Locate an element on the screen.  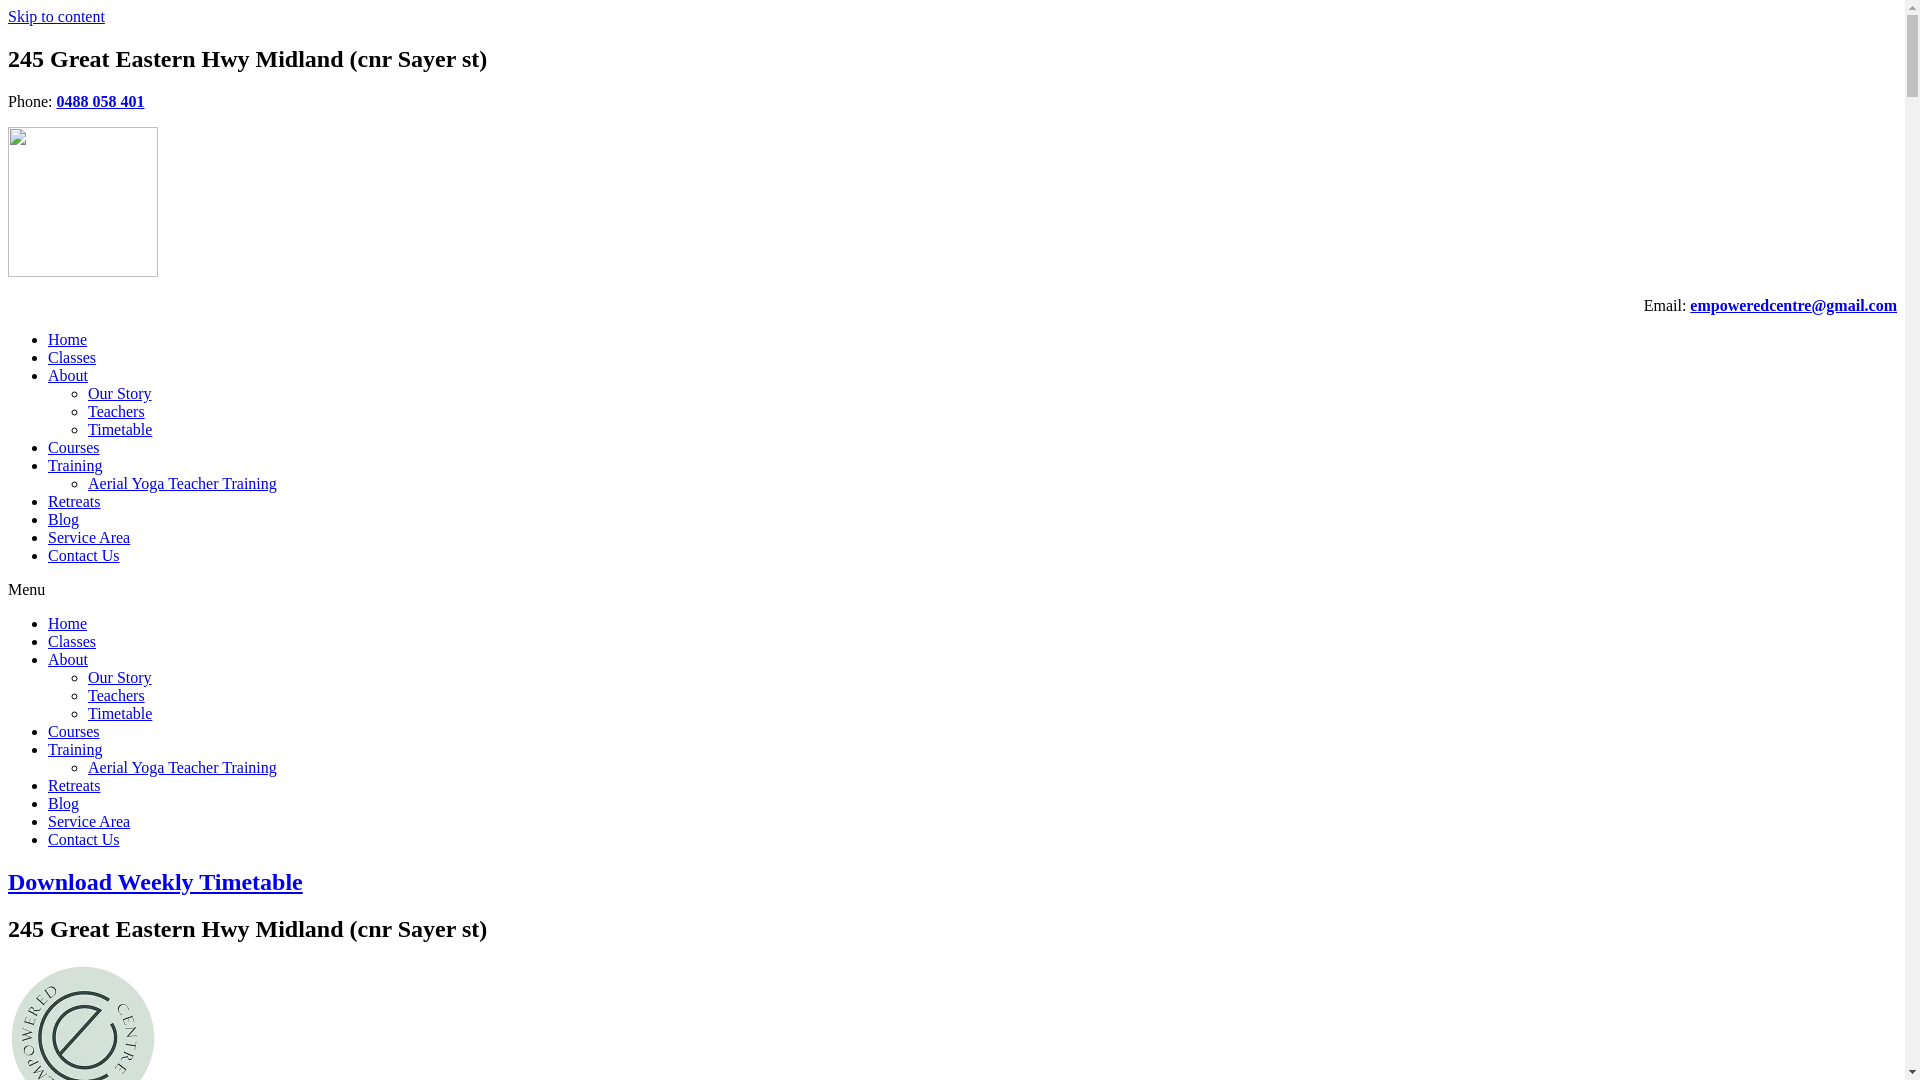
'Blog' is located at coordinates (63, 518).